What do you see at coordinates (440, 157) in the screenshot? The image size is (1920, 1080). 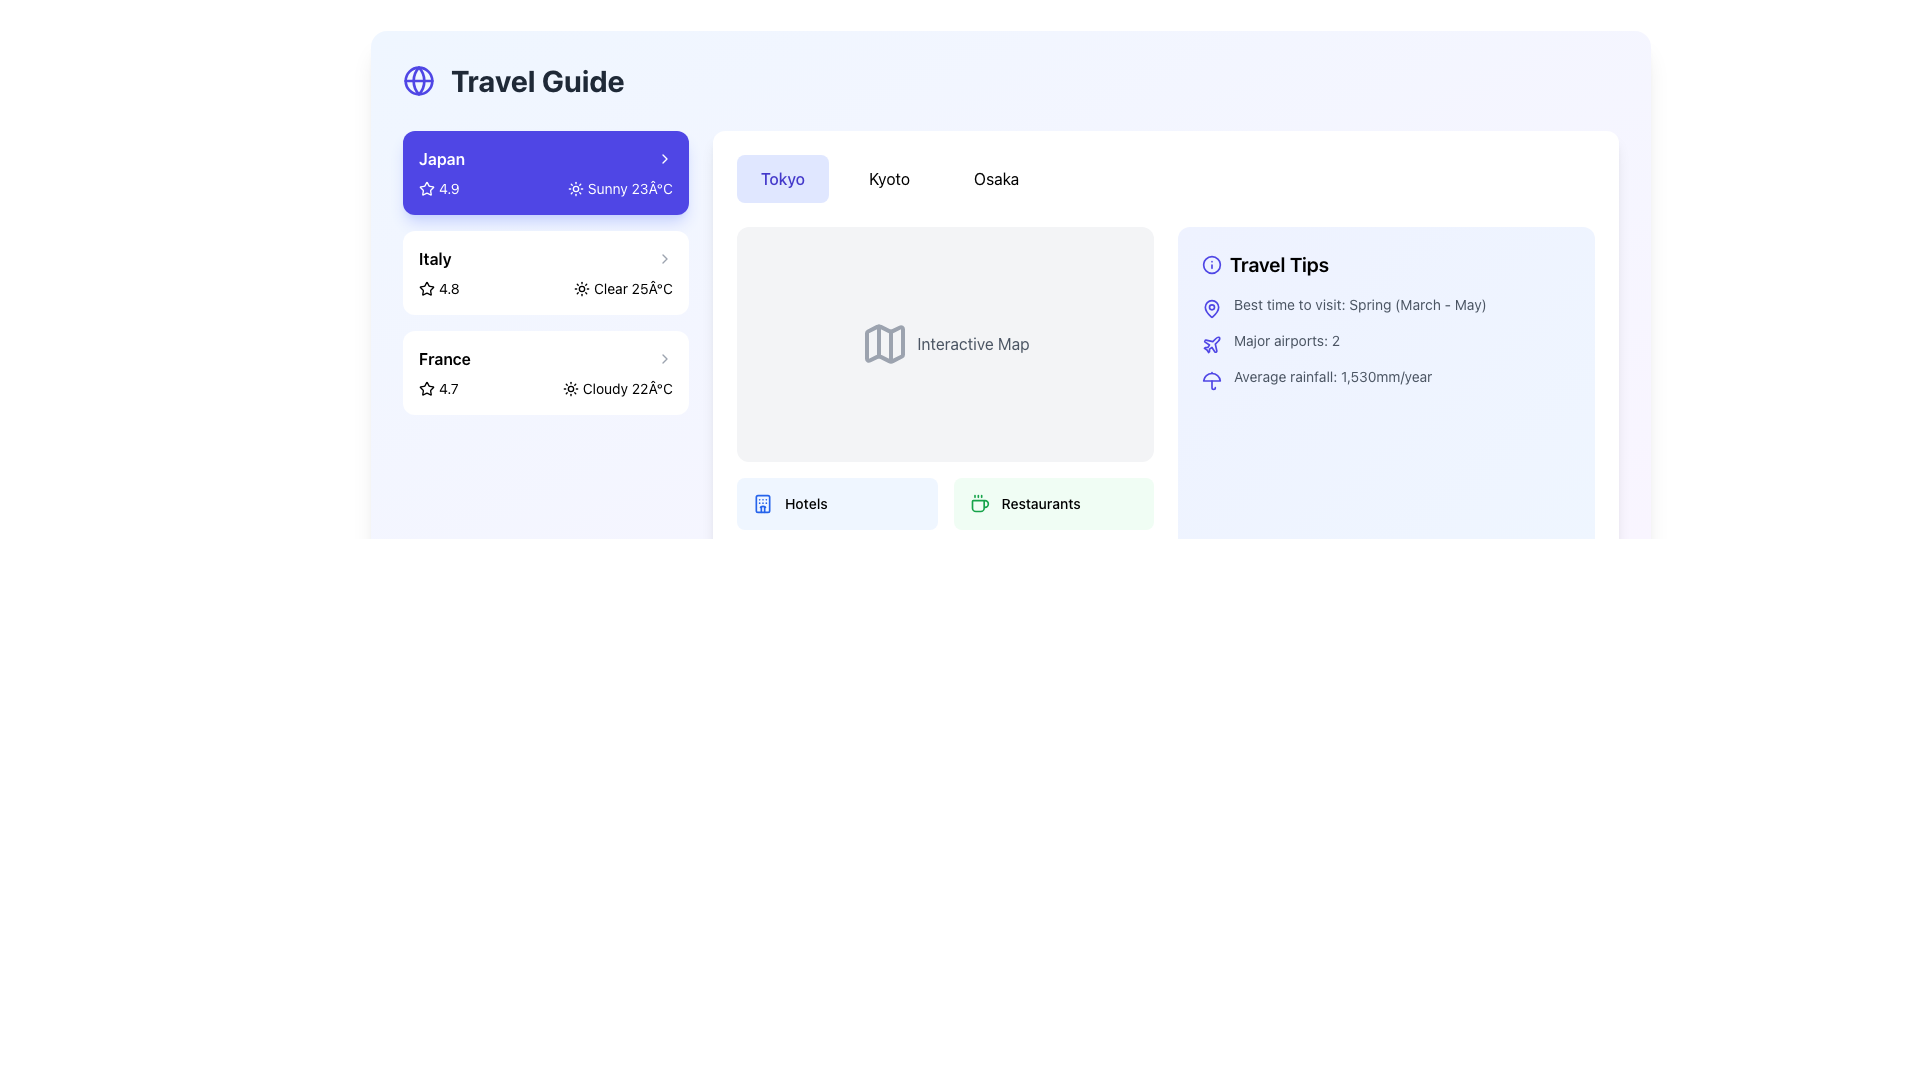 I see `text label identifying the country 'Japan' located at the top of the country panels on the left side of the interface` at bounding box center [440, 157].